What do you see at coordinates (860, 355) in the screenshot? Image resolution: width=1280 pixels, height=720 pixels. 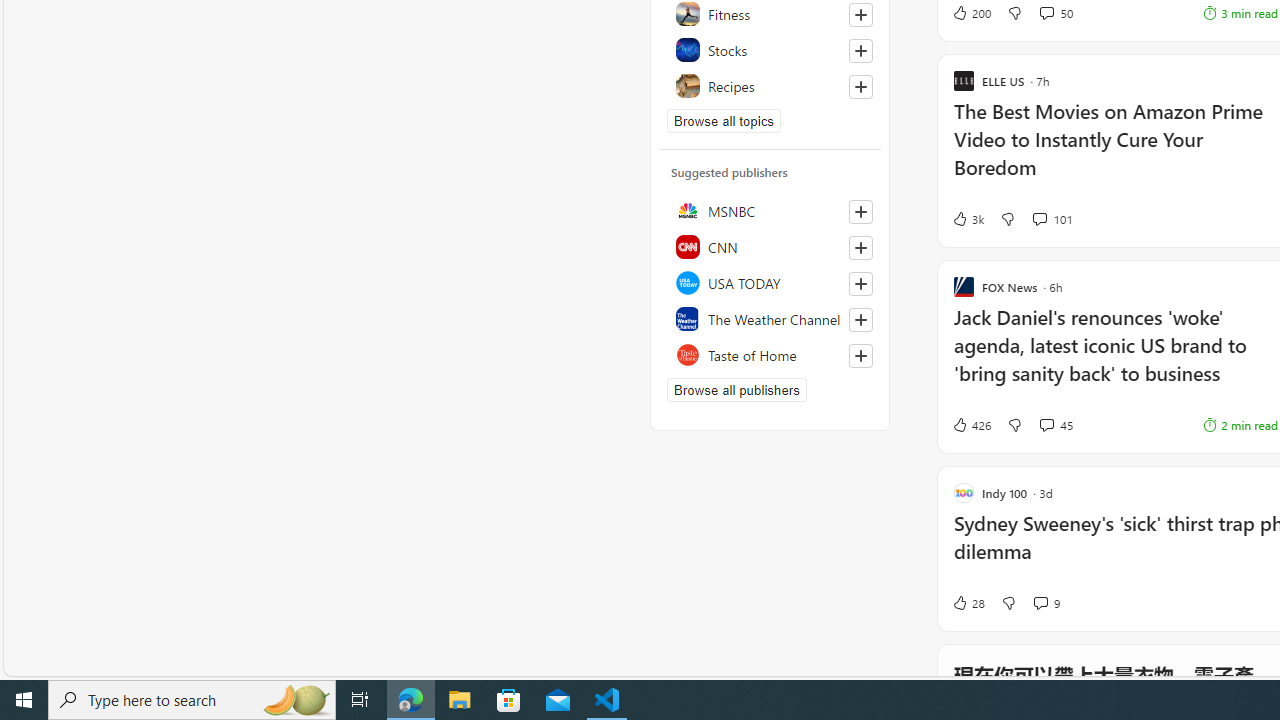 I see `'Follow this source'` at bounding box center [860, 355].